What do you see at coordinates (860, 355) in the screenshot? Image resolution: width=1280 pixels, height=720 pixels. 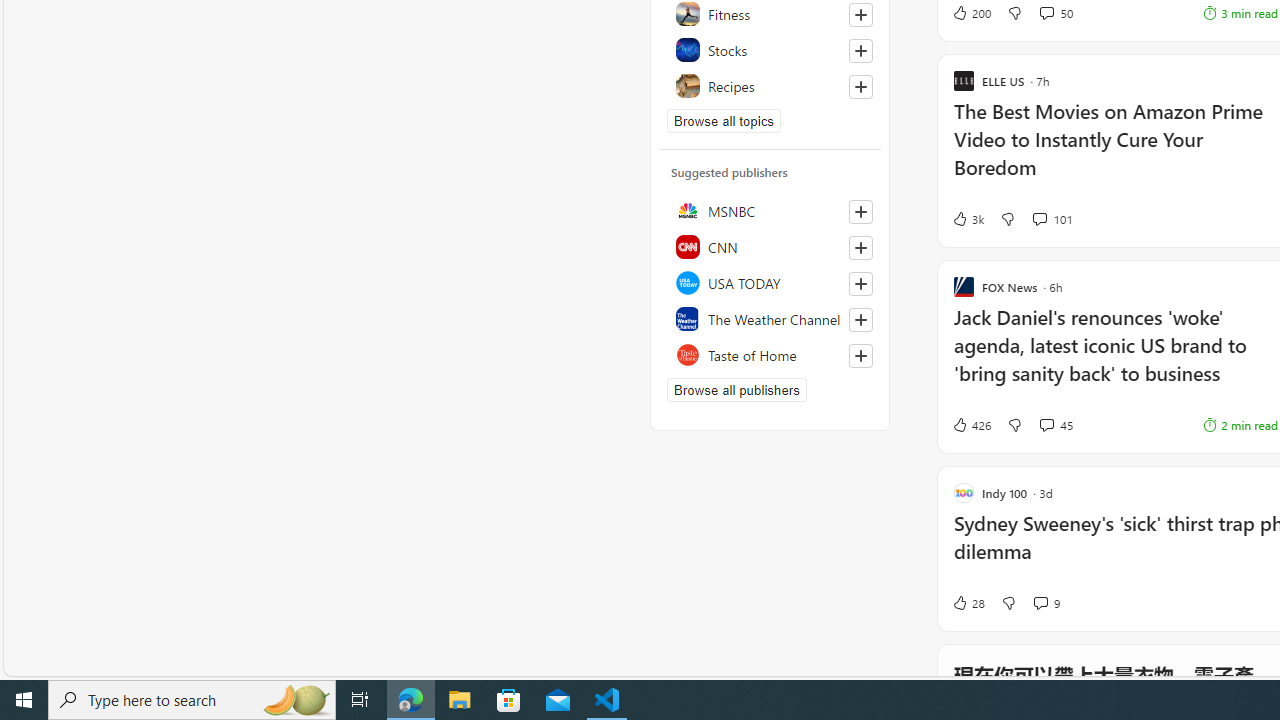 I see `'Follow this source'` at bounding box center [860, 355].